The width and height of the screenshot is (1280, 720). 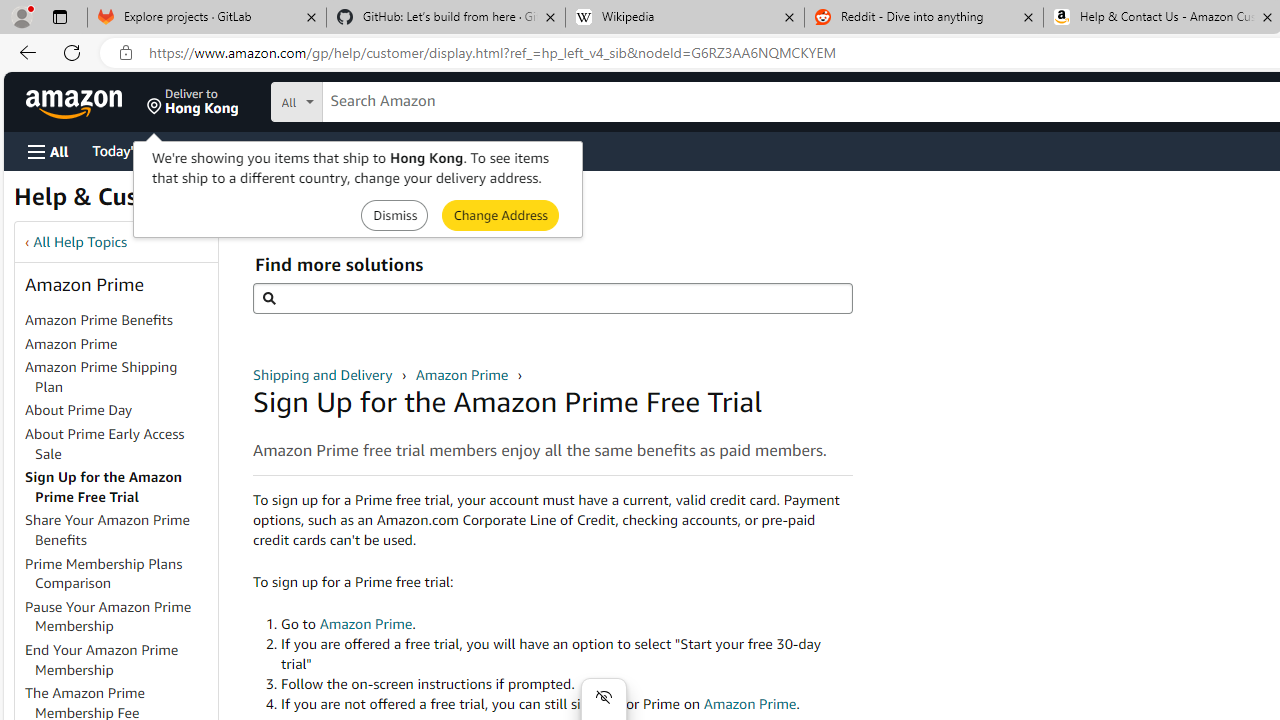 What do you see at coordinates (119, 660) in the screenshot?
I see `'End Your Amazon Prime Membership'` at bounding box center [119, 660].